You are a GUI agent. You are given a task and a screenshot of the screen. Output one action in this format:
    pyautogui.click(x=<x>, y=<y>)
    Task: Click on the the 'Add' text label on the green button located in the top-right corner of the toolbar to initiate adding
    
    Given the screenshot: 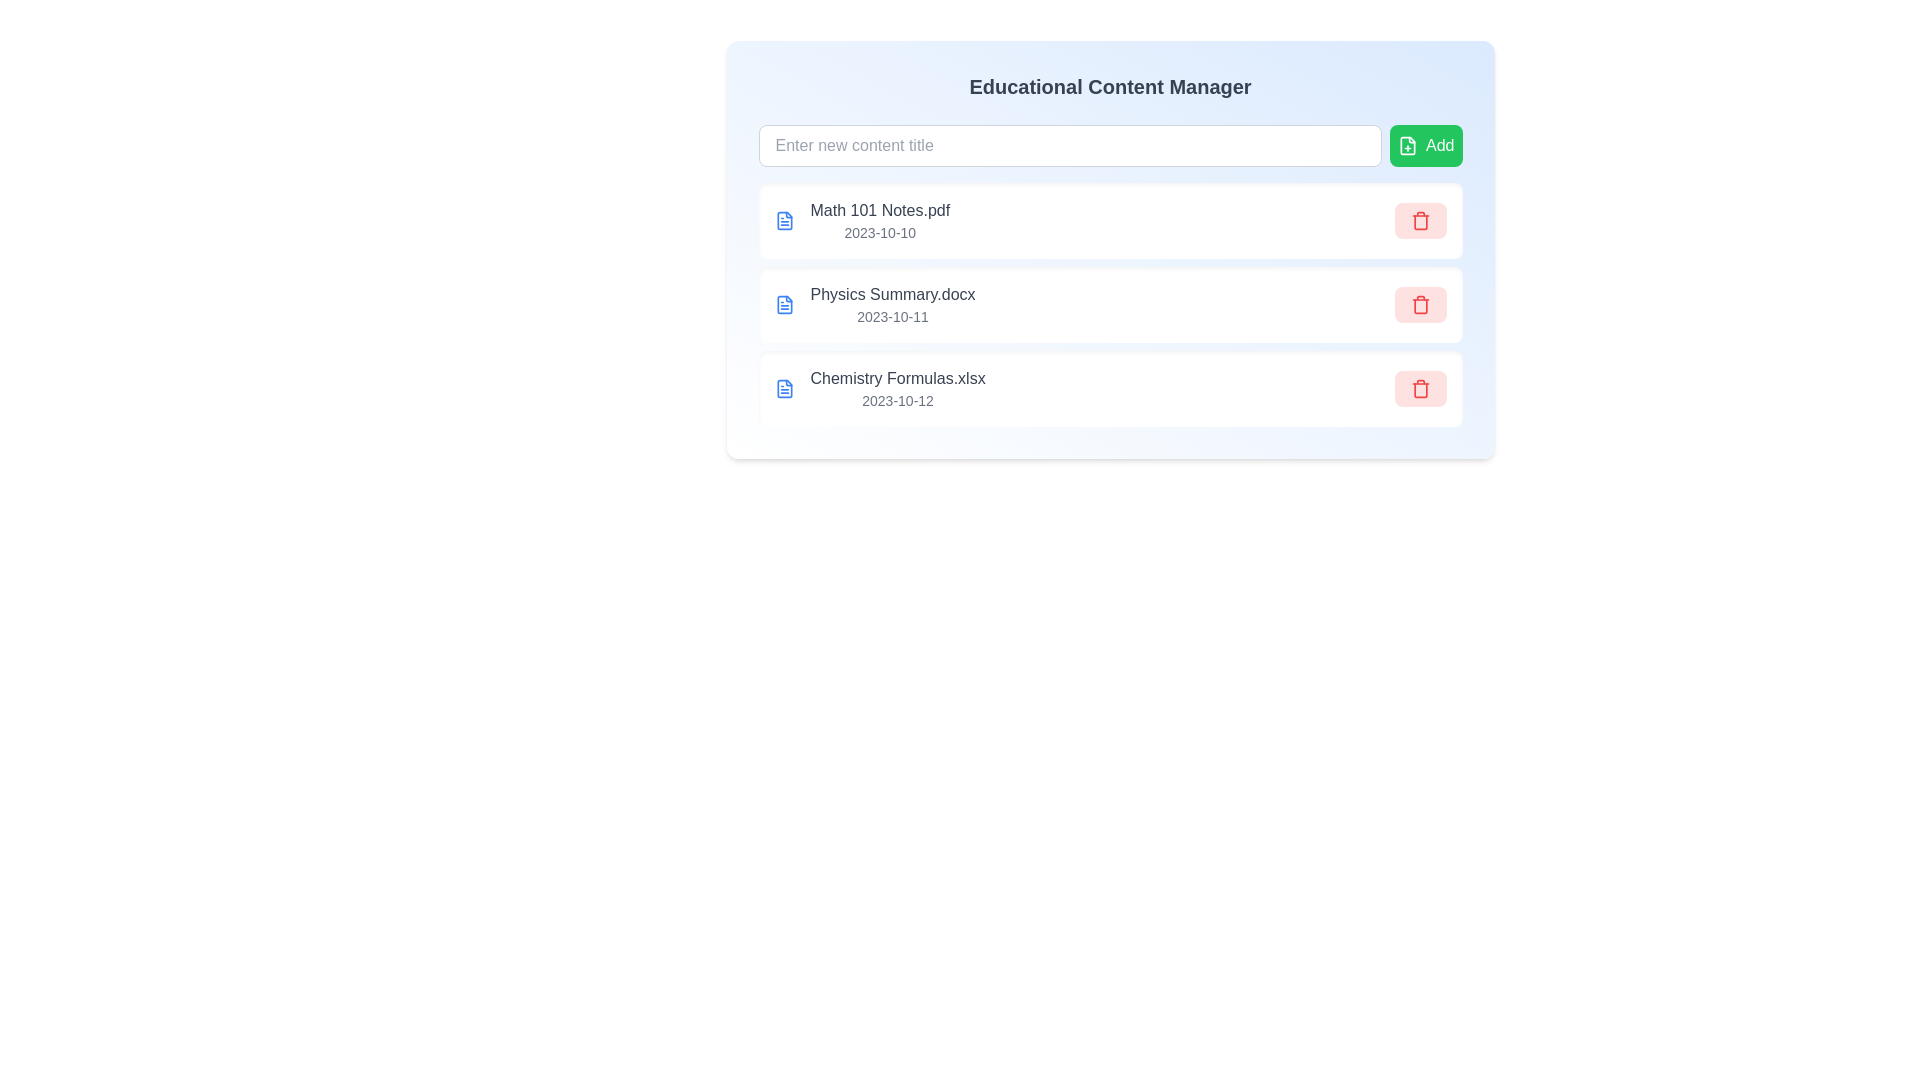 What is the action you would take?
    pyautogui.click(x=1440, y=145)
    